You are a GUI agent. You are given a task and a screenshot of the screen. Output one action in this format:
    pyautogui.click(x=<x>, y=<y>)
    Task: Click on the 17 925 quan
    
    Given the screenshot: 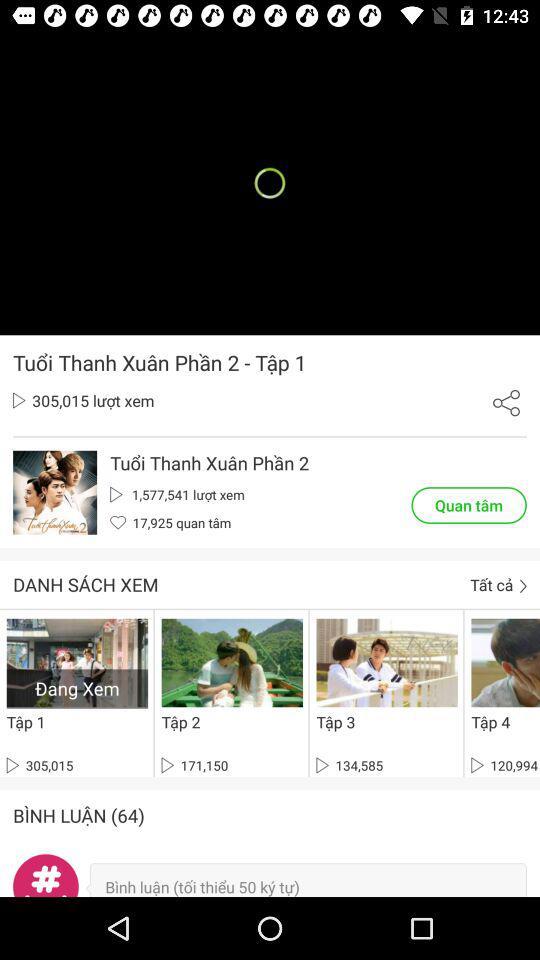 What is the action you would take?
    pyautogui.click(x=170, y=521)
    